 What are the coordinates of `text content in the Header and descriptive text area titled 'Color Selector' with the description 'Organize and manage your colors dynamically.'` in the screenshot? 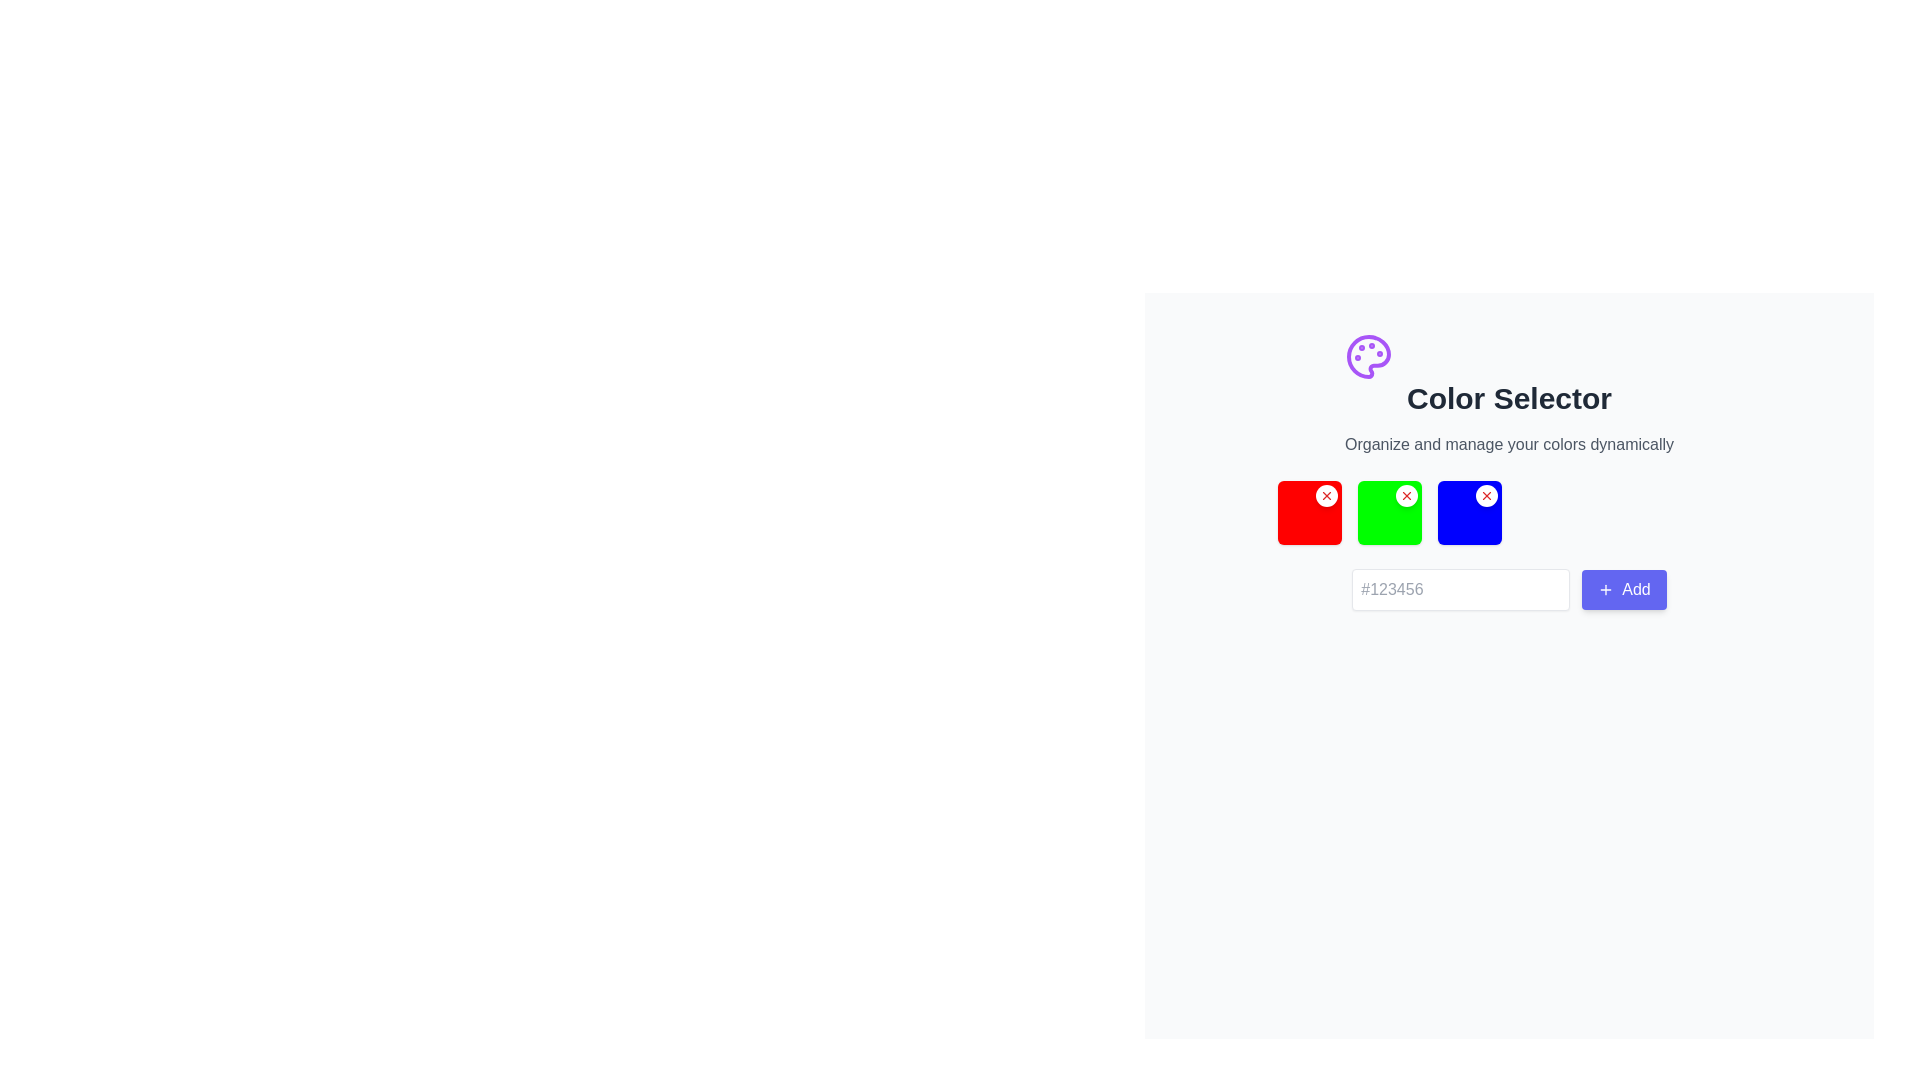 It's located at (1509, 394).